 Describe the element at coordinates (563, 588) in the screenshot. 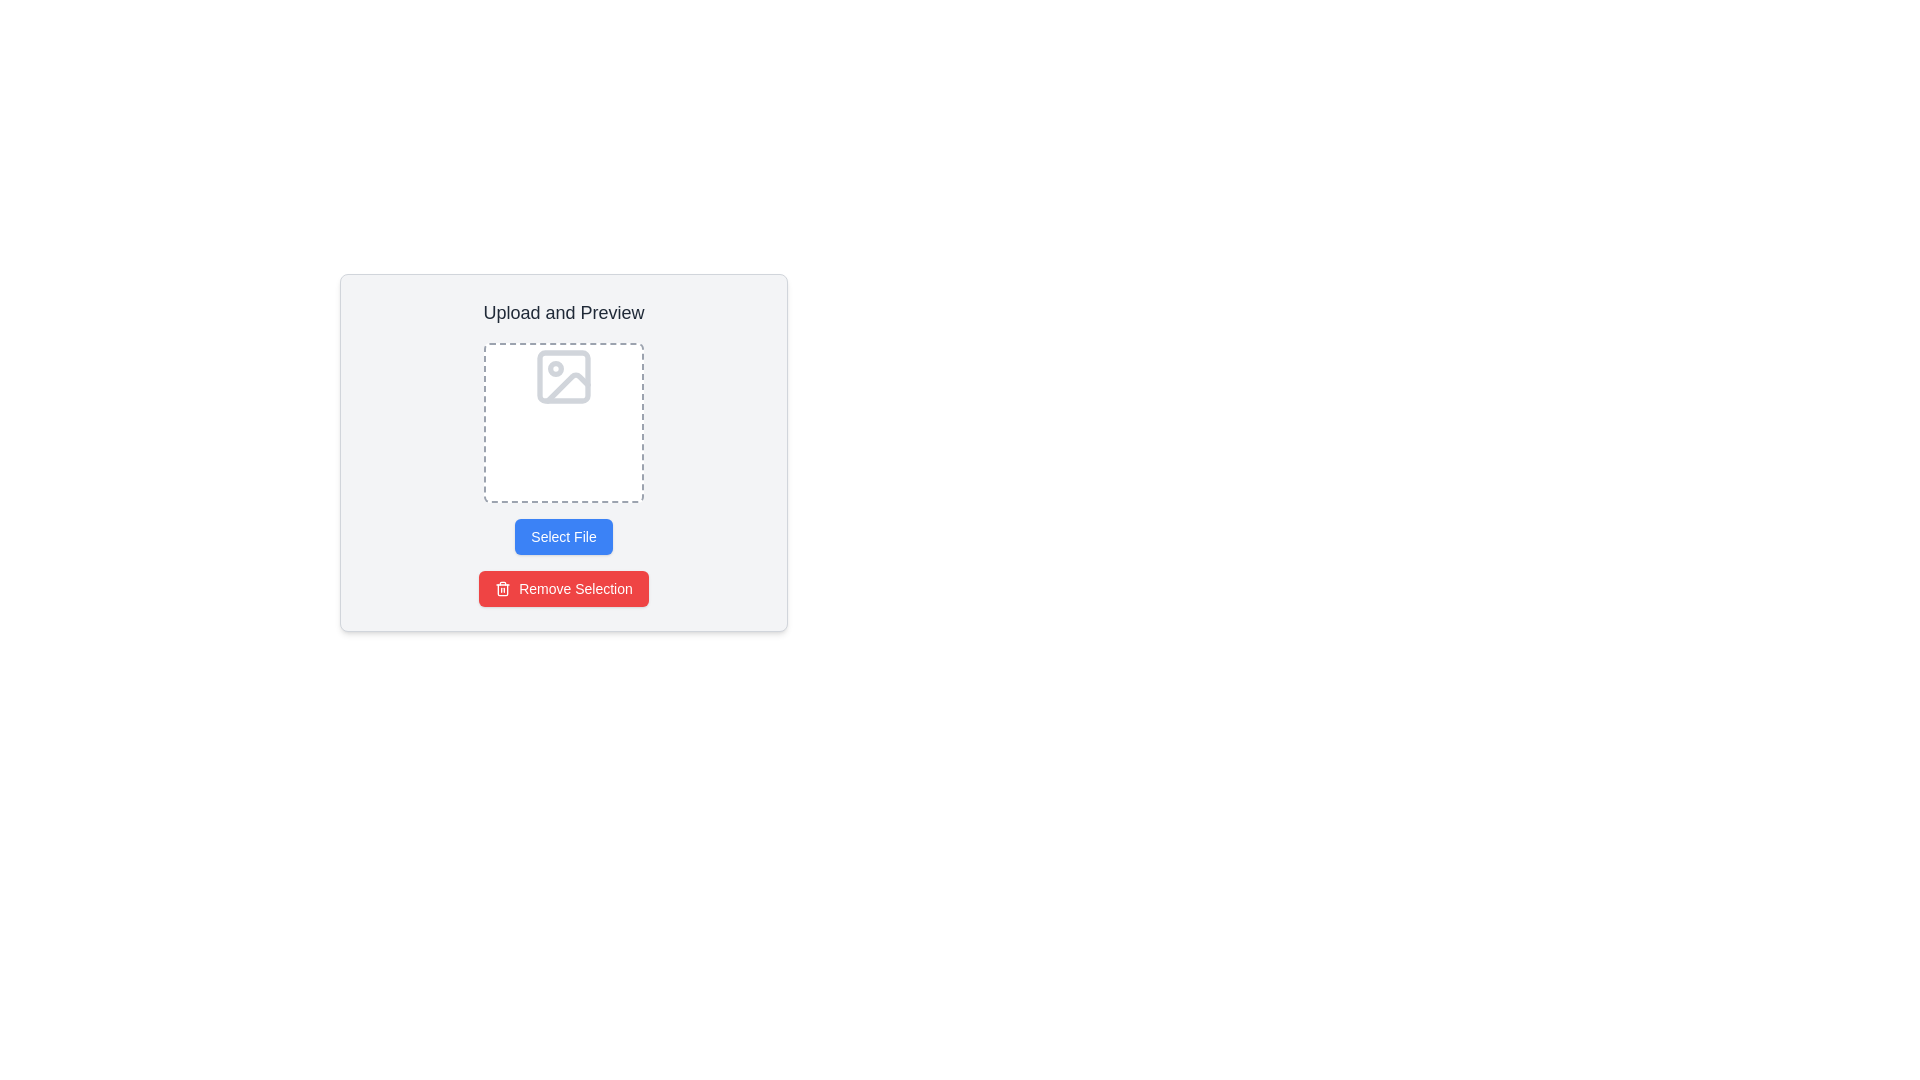

I see `the 'Remove Selection' button with a red background and a trash can icon` at that location.